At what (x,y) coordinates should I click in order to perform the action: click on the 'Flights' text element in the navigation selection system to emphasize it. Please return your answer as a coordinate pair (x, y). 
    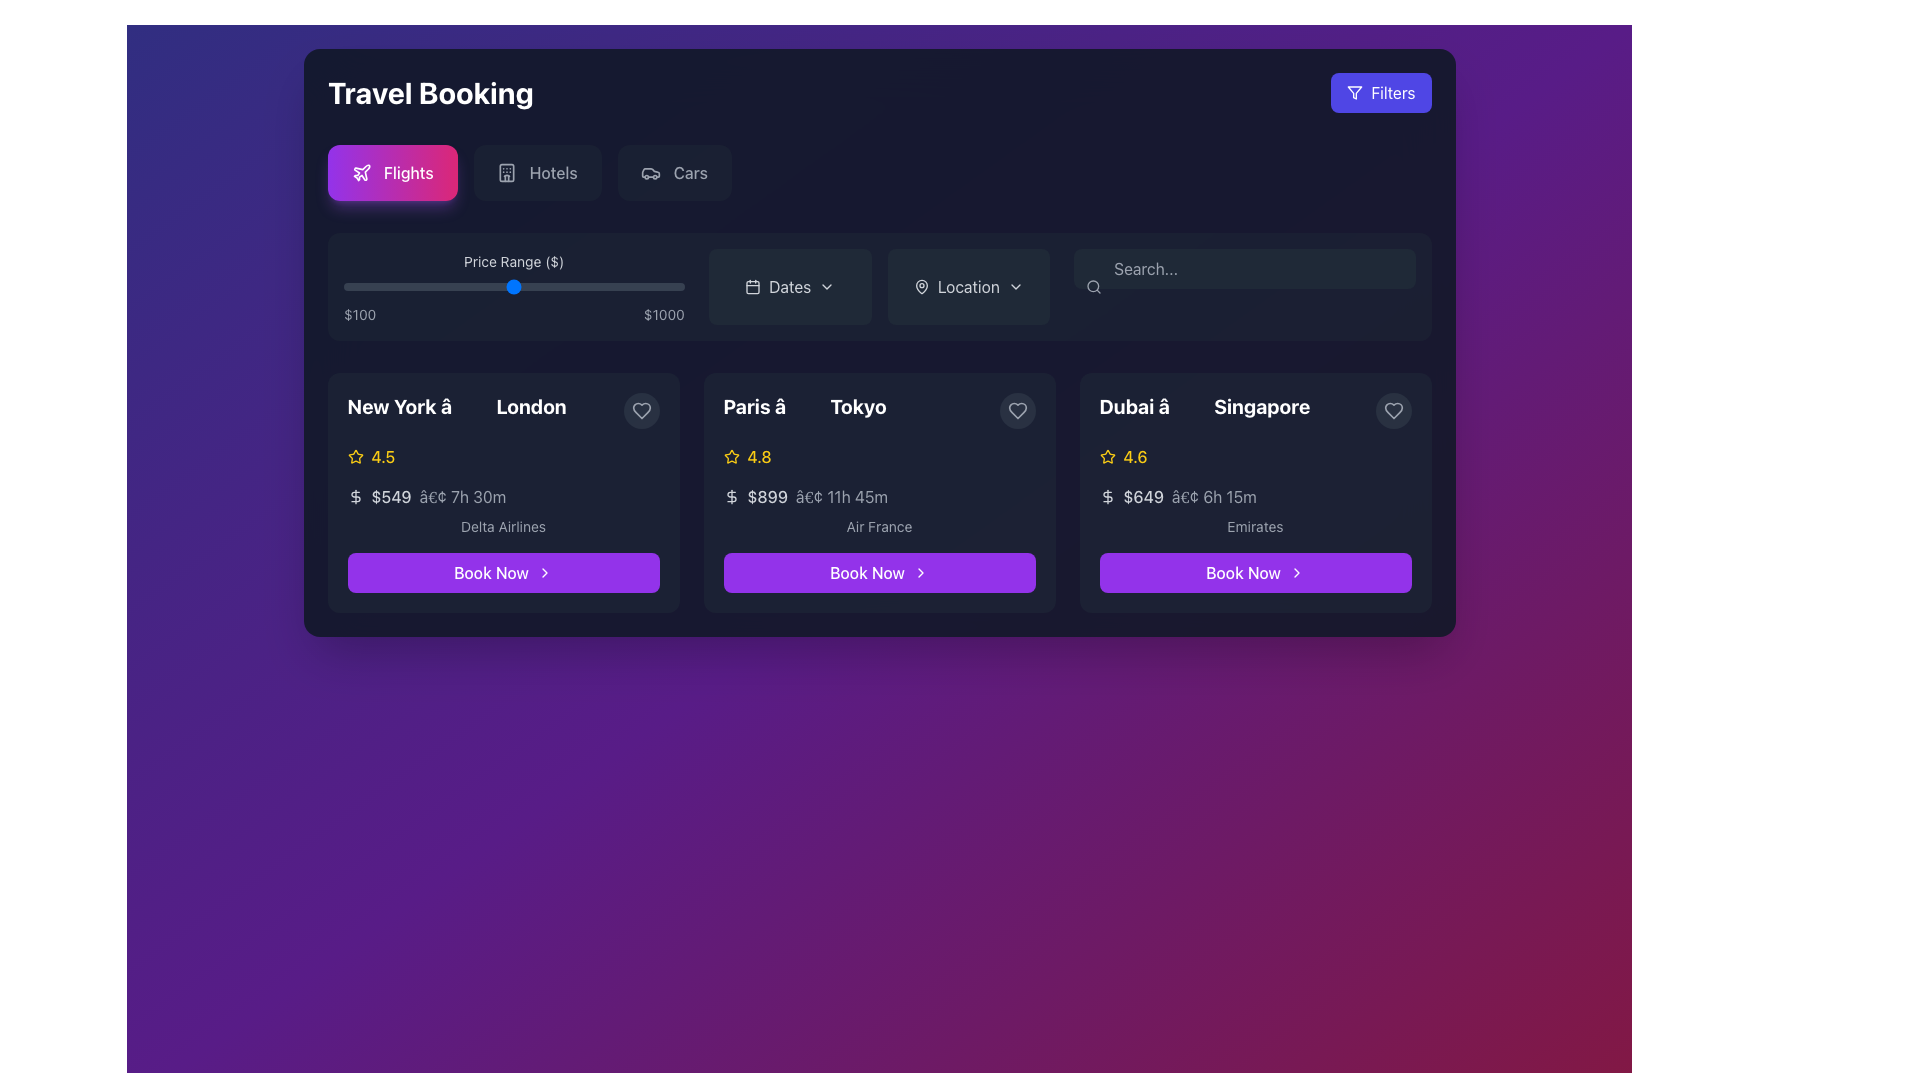
    Looking at the image, I should click on (407, 172).